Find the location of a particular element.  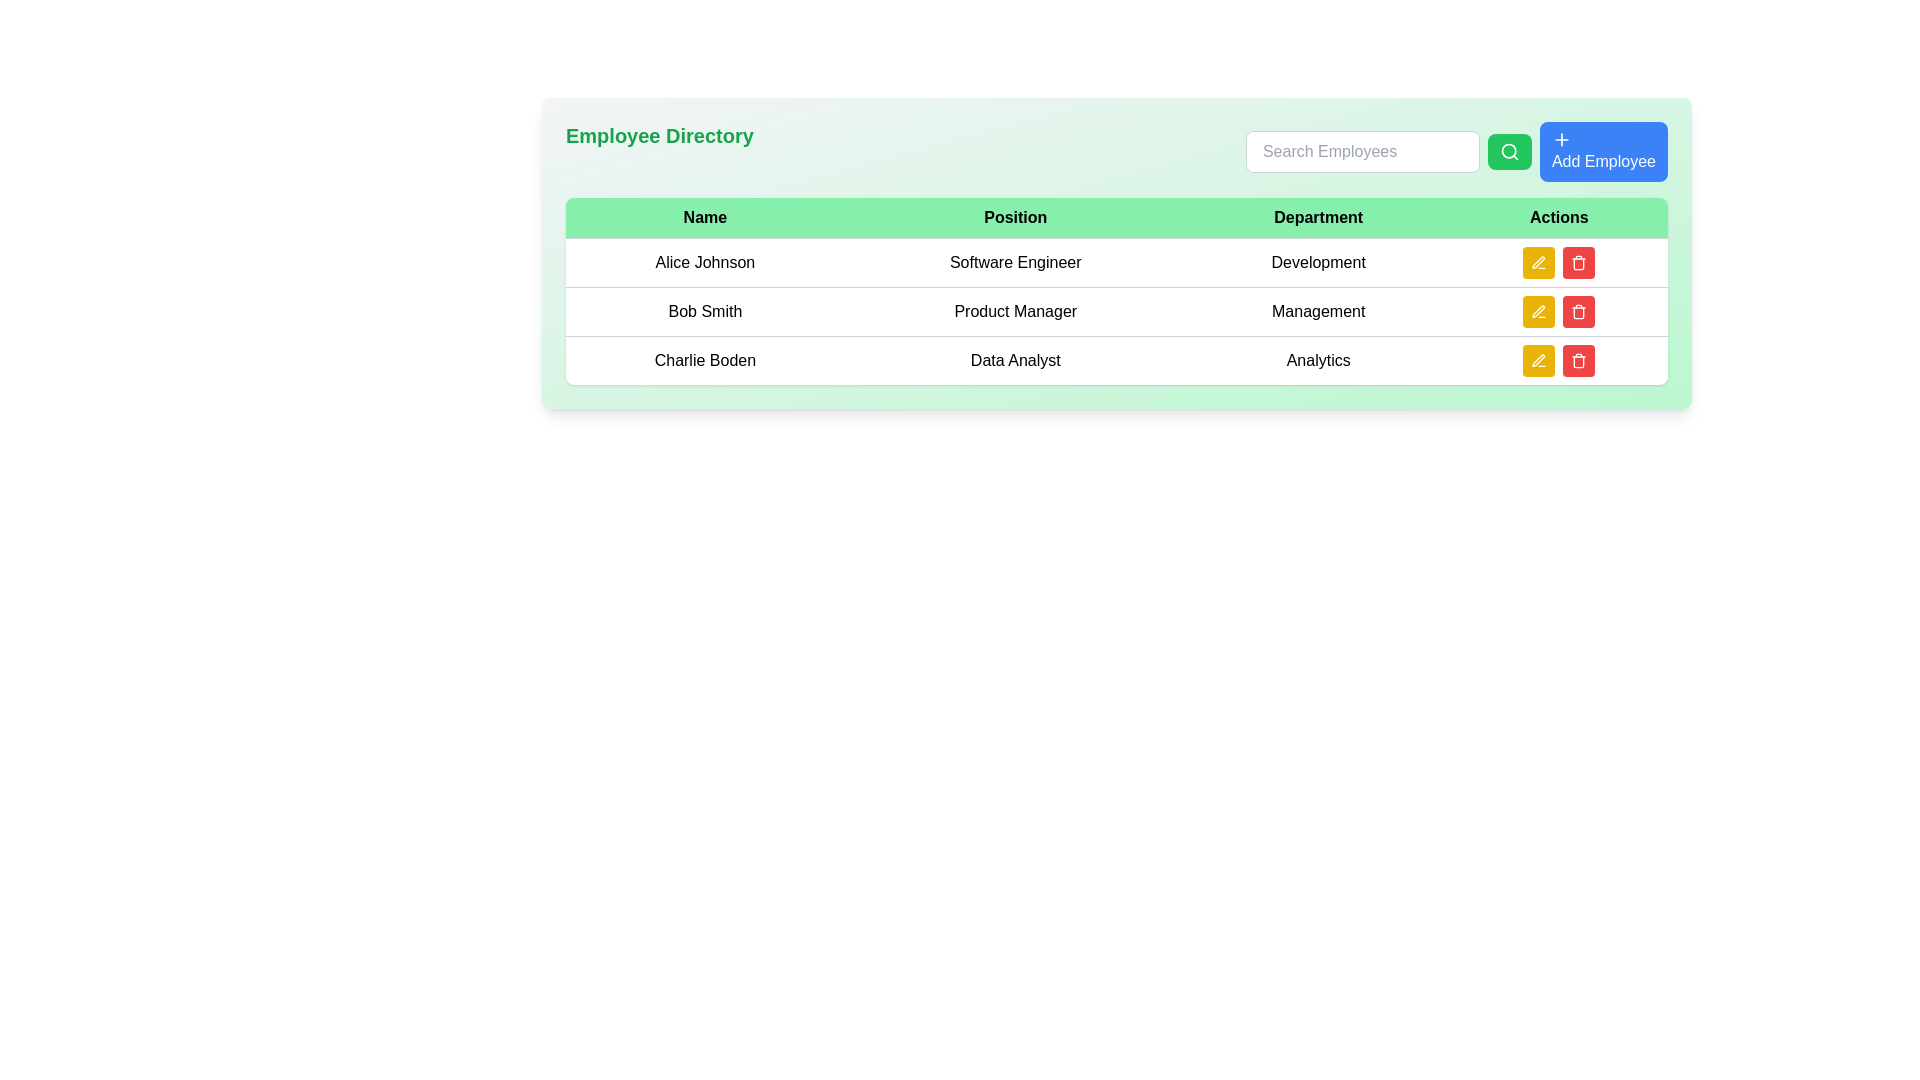

the blue plus icon located within the 'Add Employee' button to invoke its action is located at coordinates (1560, 138).